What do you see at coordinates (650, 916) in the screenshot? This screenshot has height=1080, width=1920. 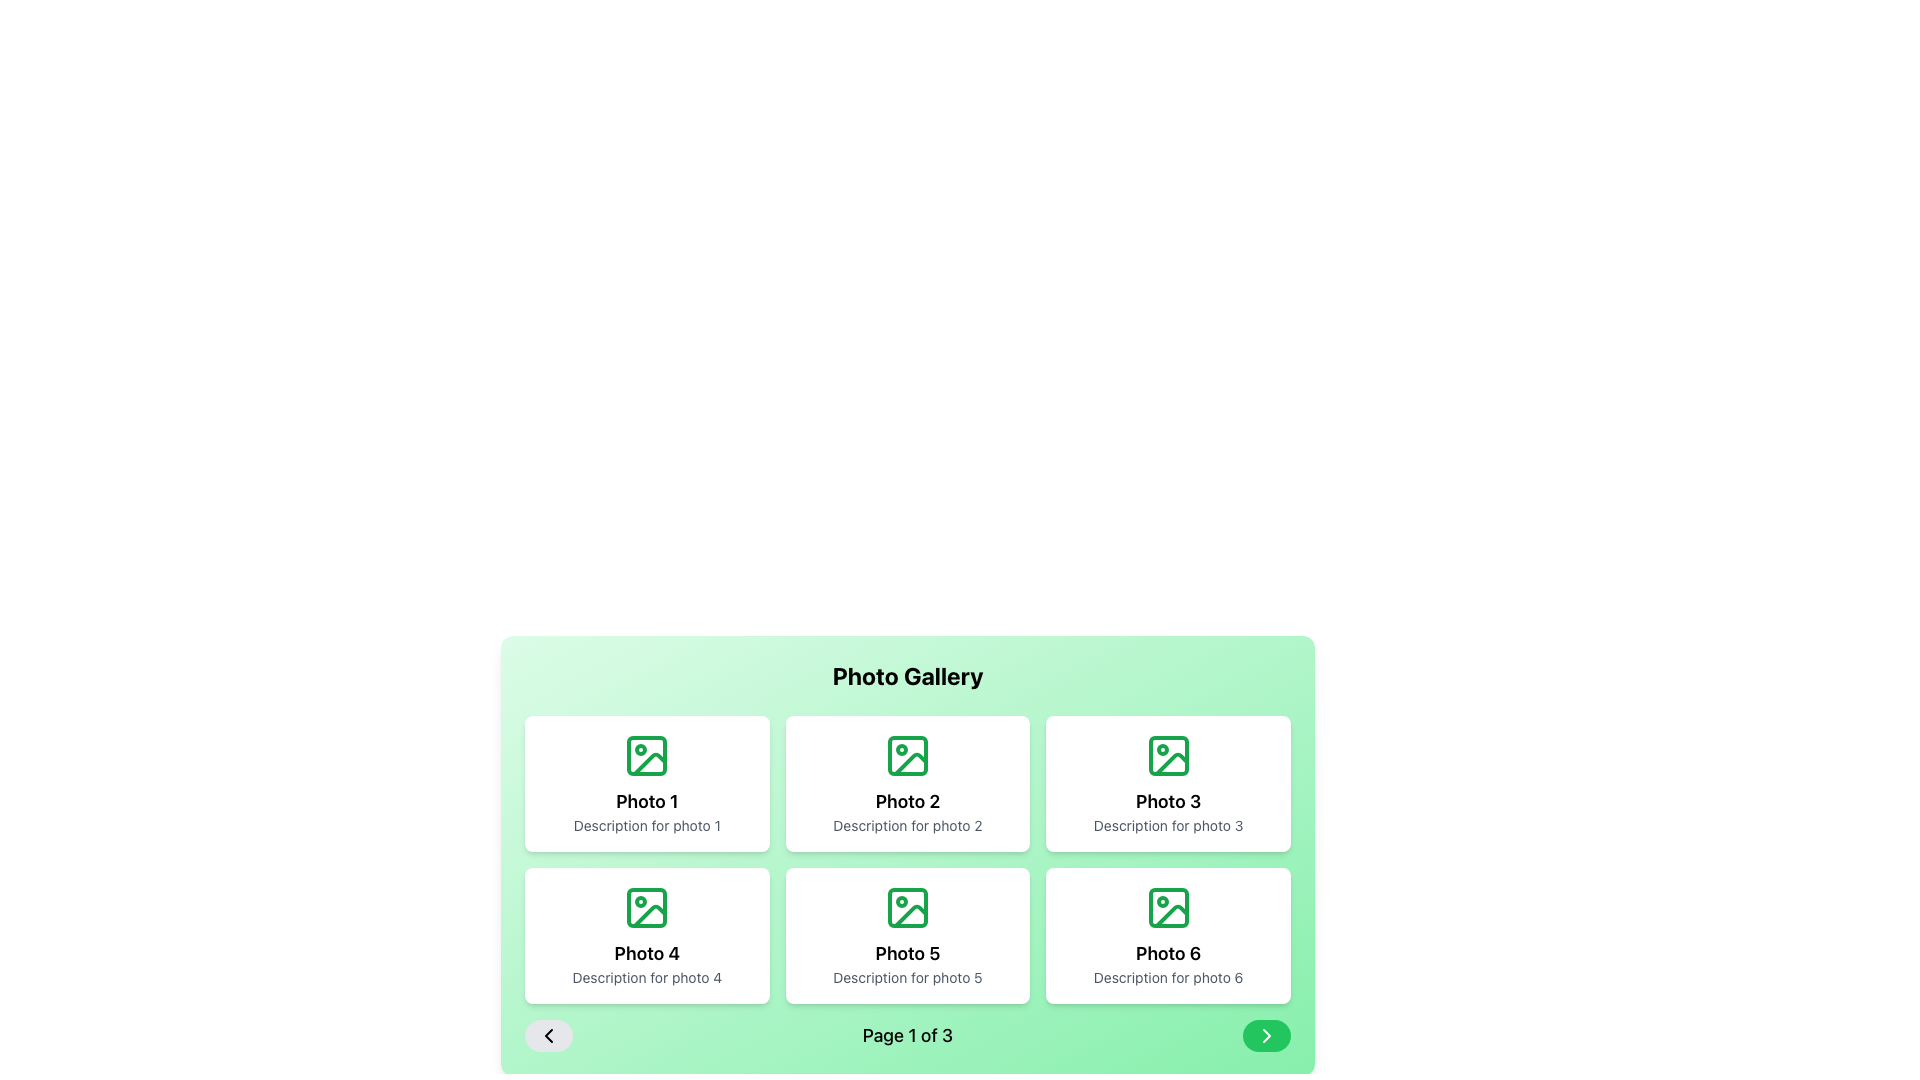 I see `the outlined picture frame icon with a mountain shape inside, located in the 'Photo 4' card in the gallery` at bounding box center [650, 916].